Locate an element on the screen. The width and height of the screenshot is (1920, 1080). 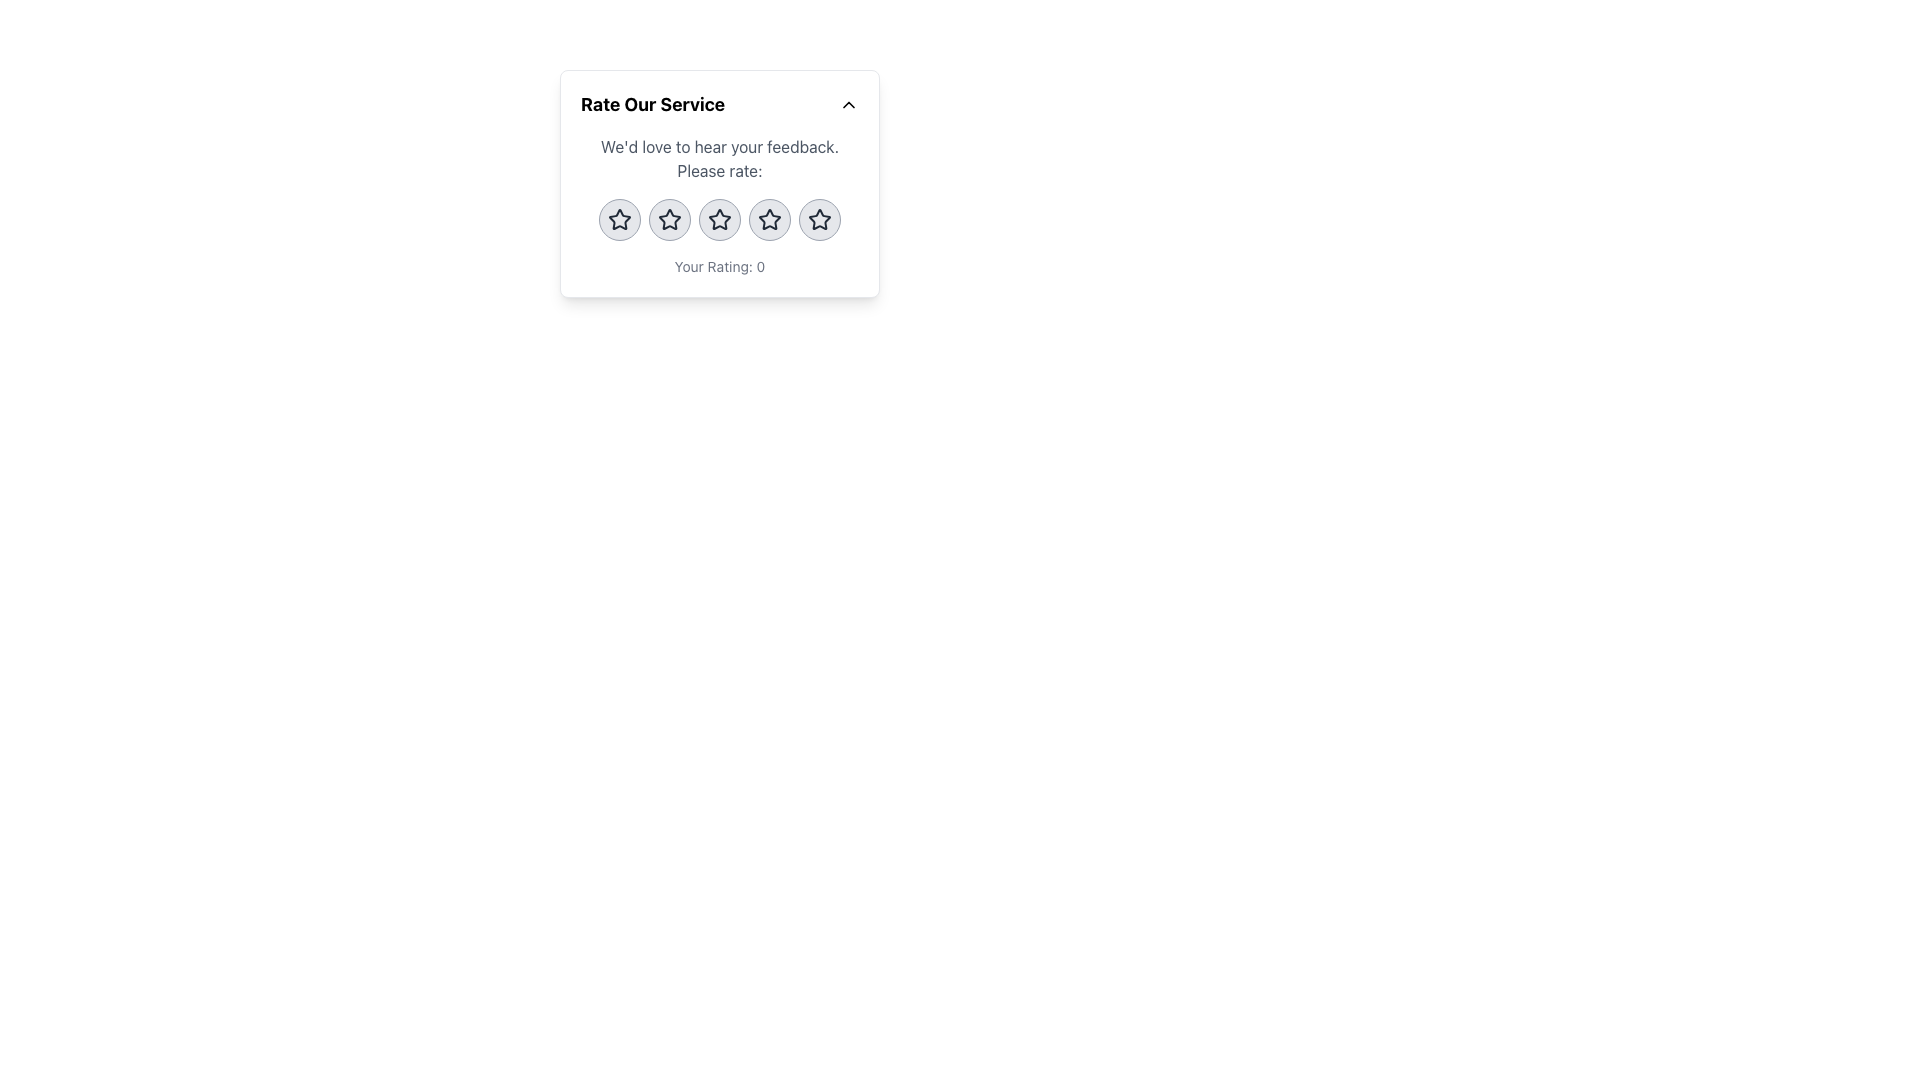
the rightmost circular light gray button with a star icon is located at coordinates (820, 219).